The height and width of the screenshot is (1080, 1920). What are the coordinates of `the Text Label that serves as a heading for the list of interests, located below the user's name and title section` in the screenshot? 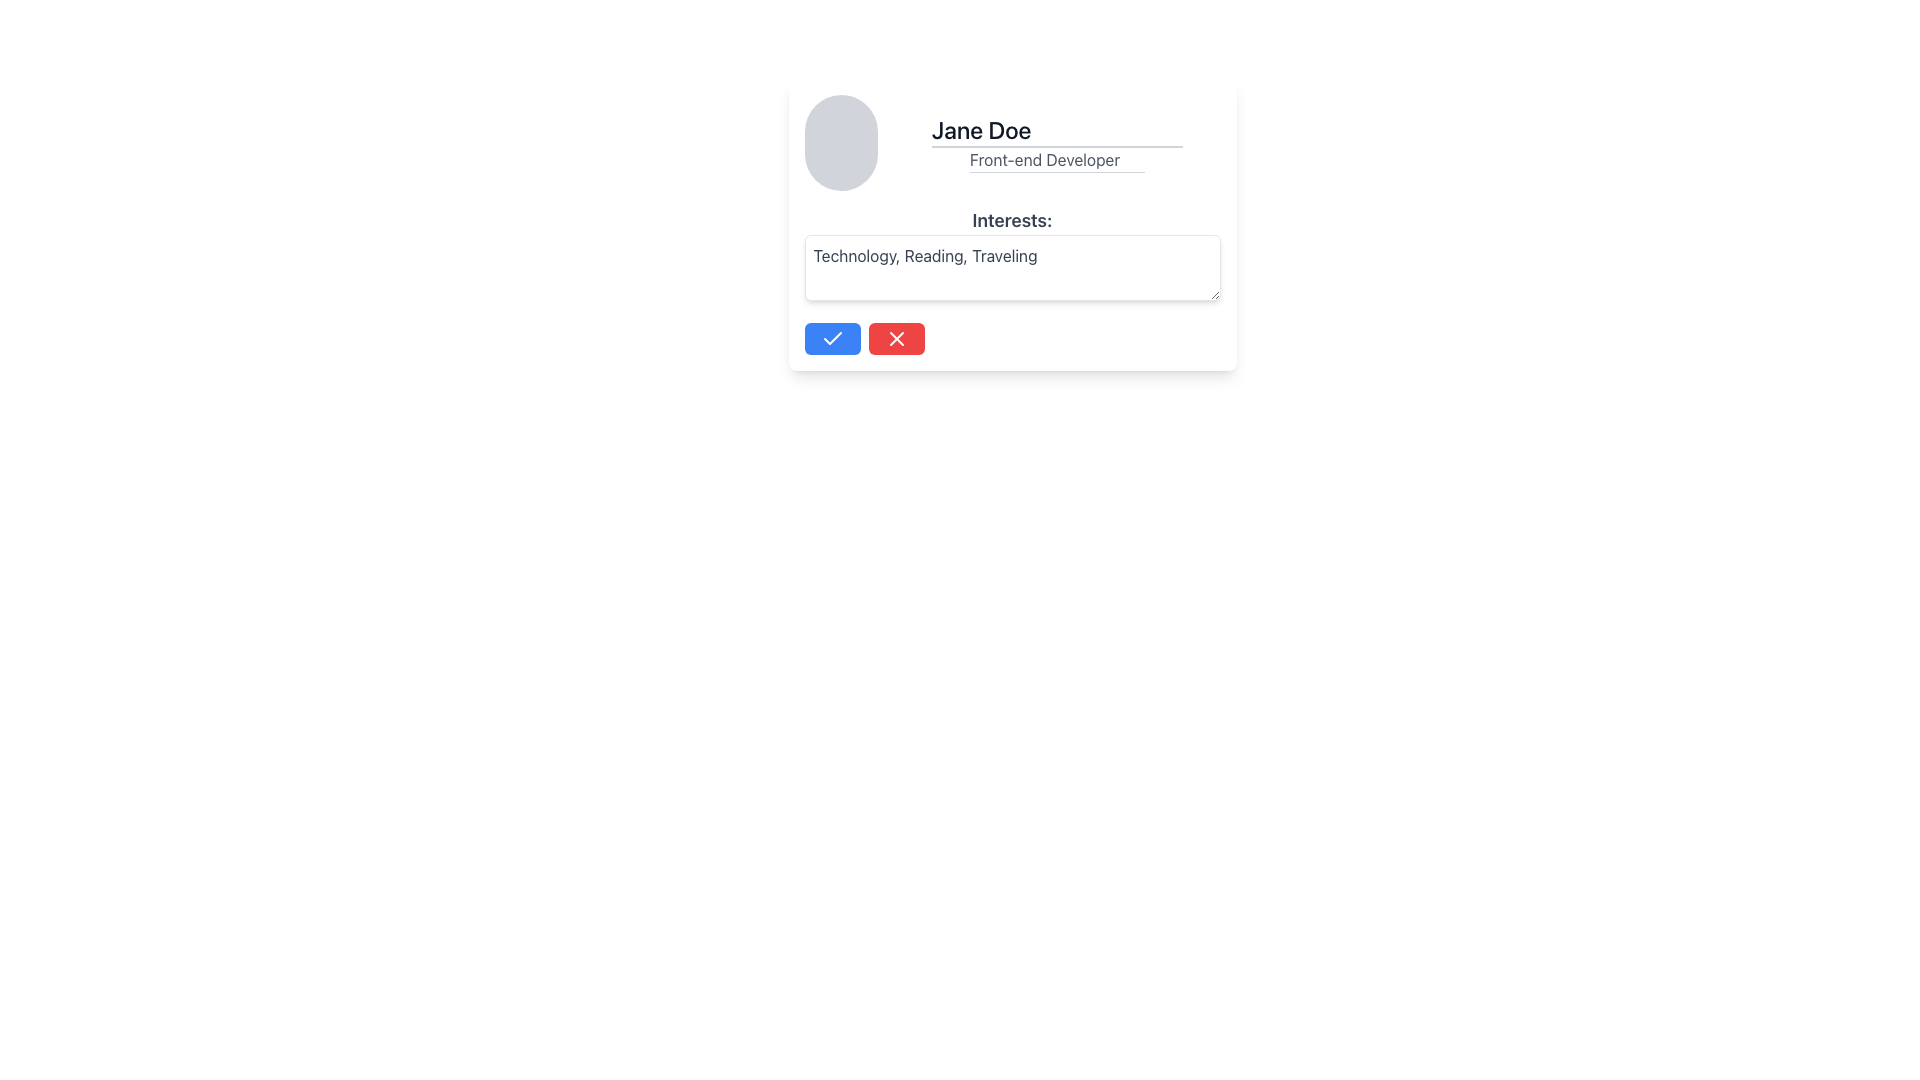 It's located at (1012, 220).